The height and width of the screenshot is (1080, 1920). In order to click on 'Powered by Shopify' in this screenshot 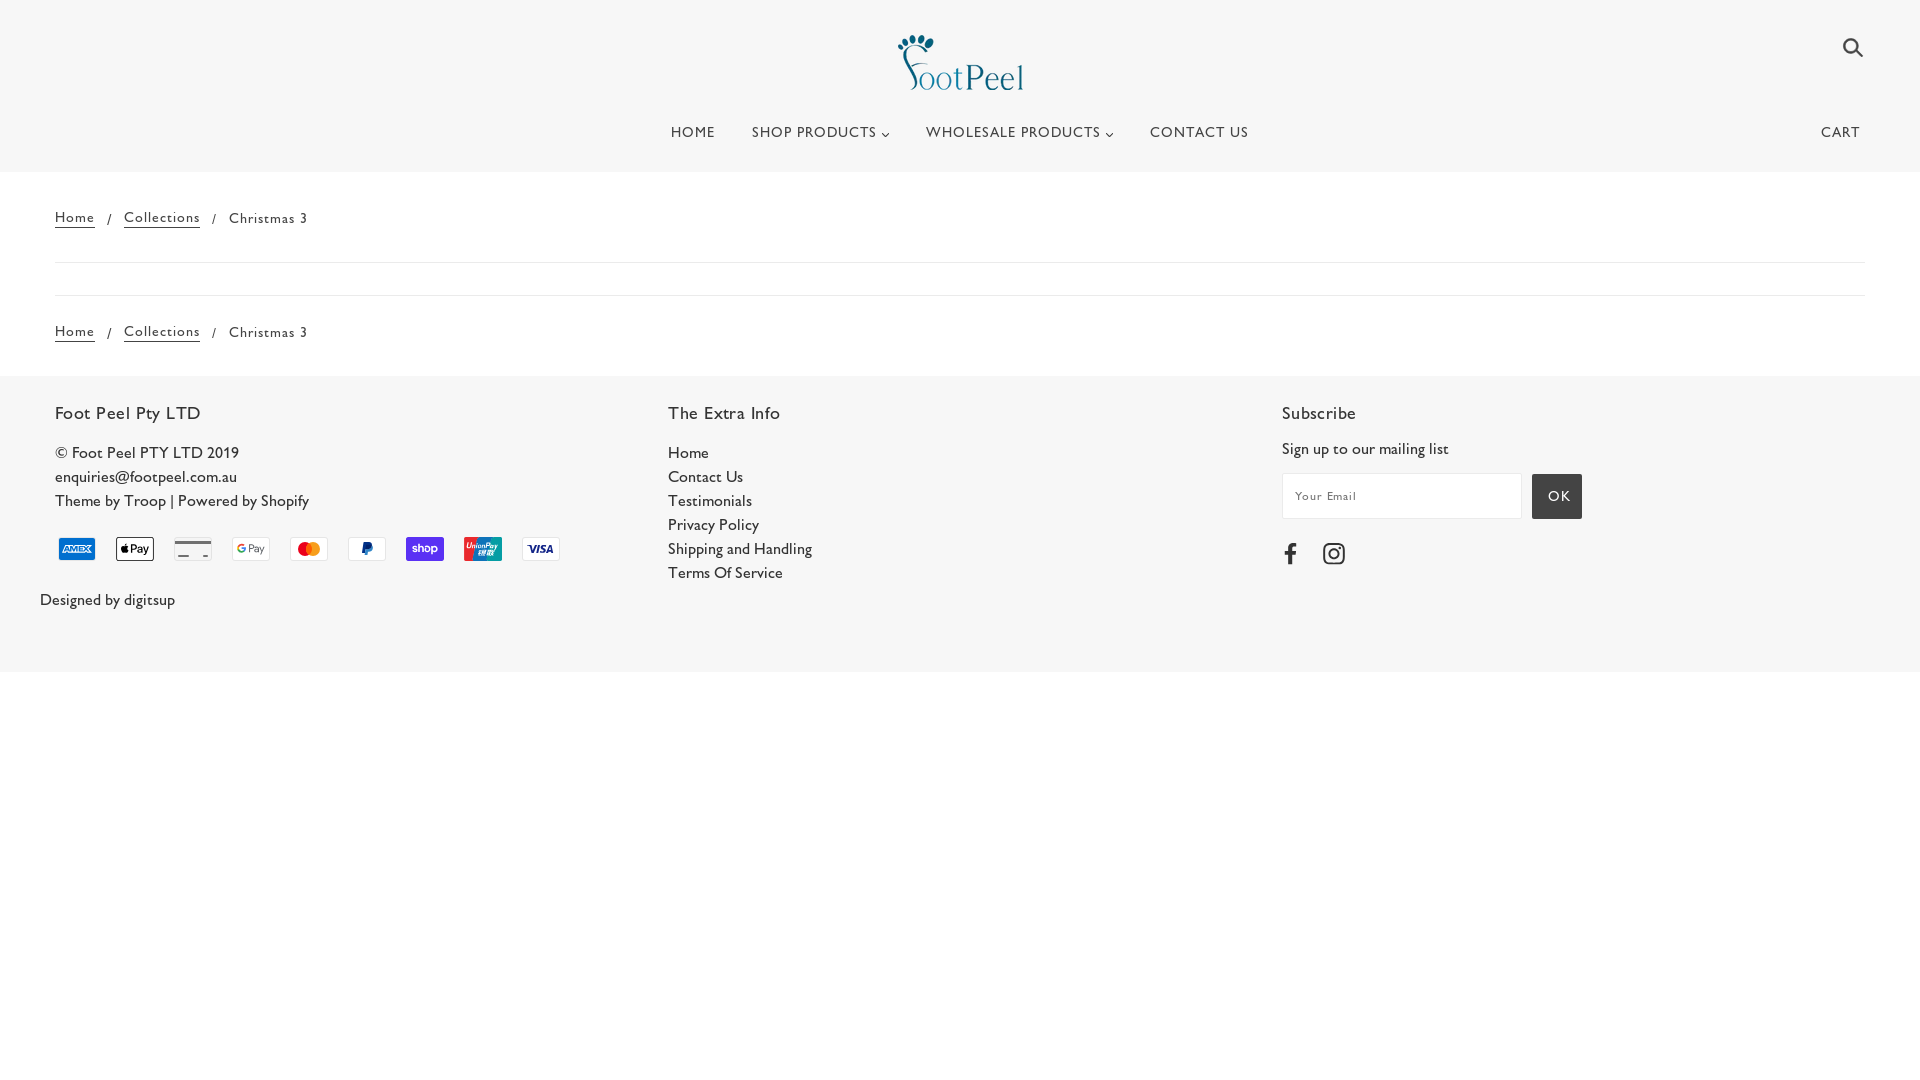, I will do `click(242, 499)`.